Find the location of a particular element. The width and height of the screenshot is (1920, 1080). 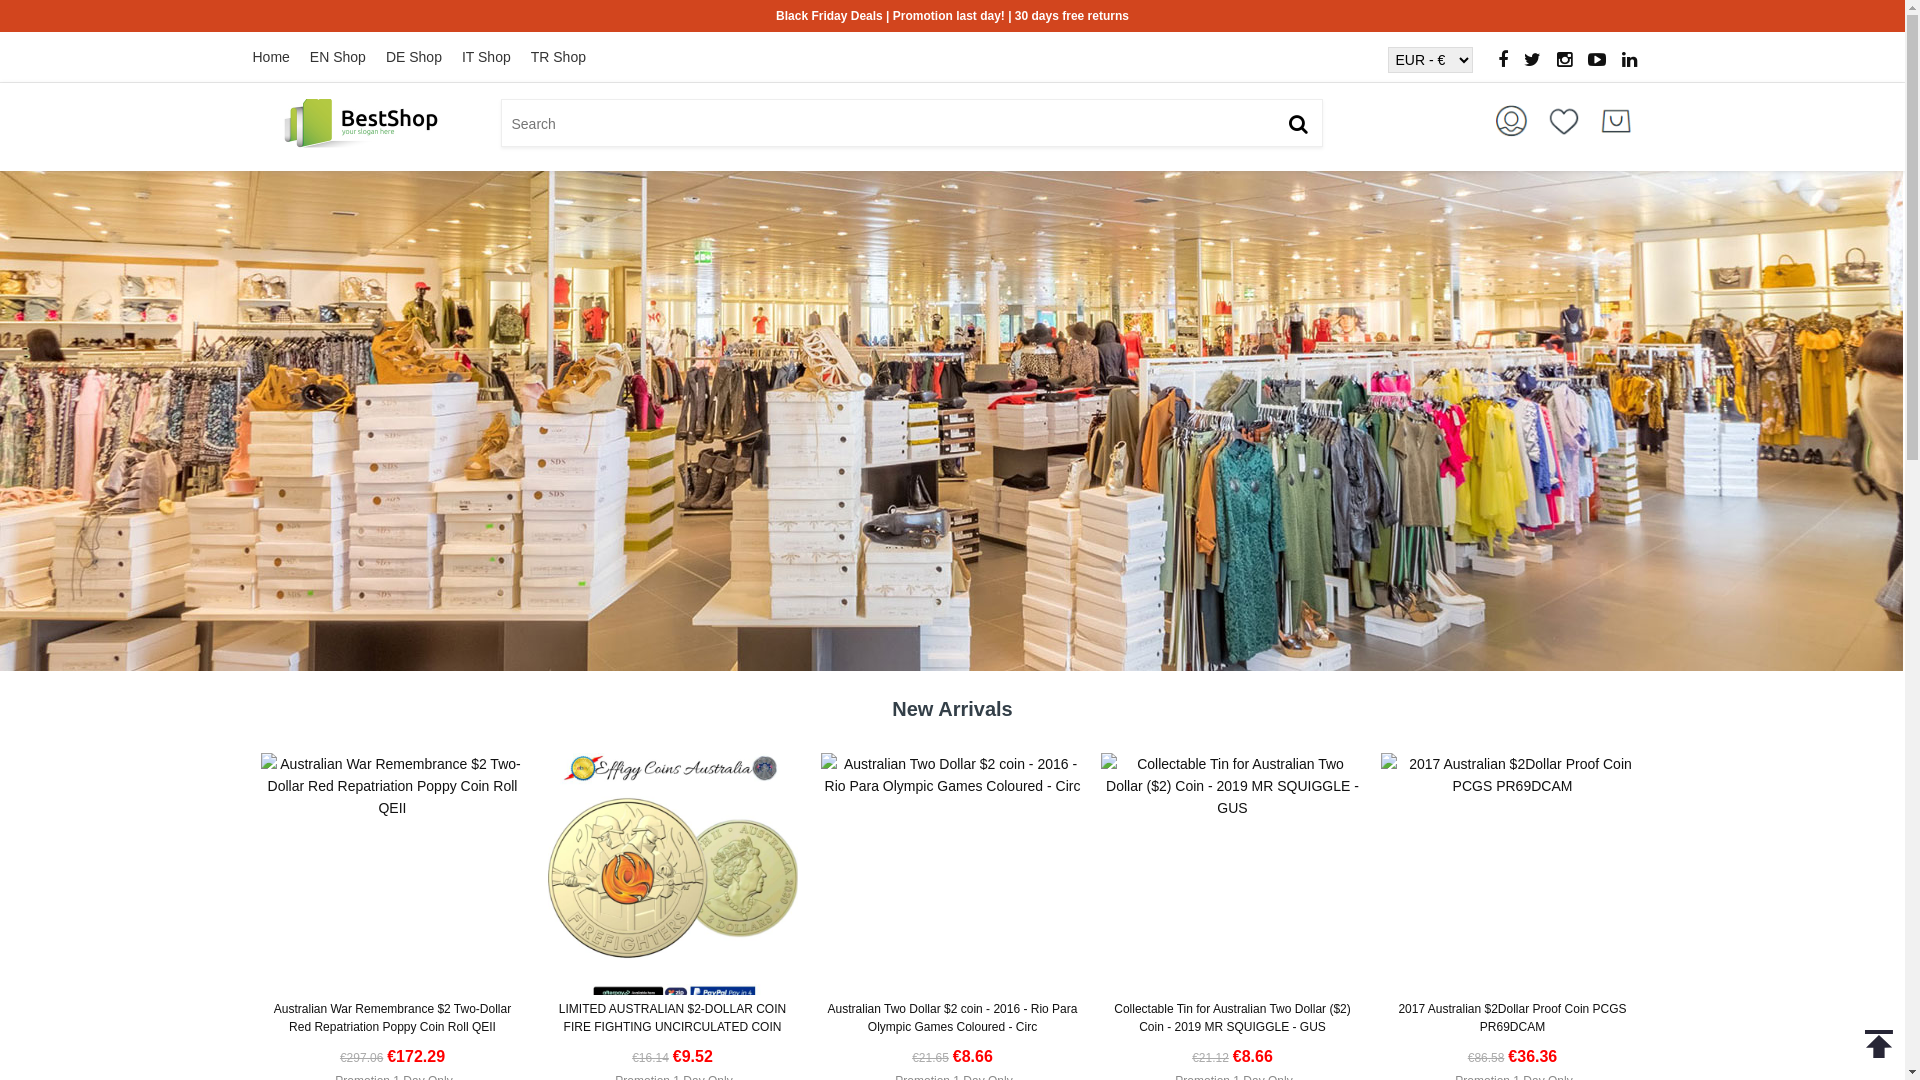

'2017 Australian $2Dollar Proof Coin PCGS PR69DCAM' is located at coordinates (1380, 774).